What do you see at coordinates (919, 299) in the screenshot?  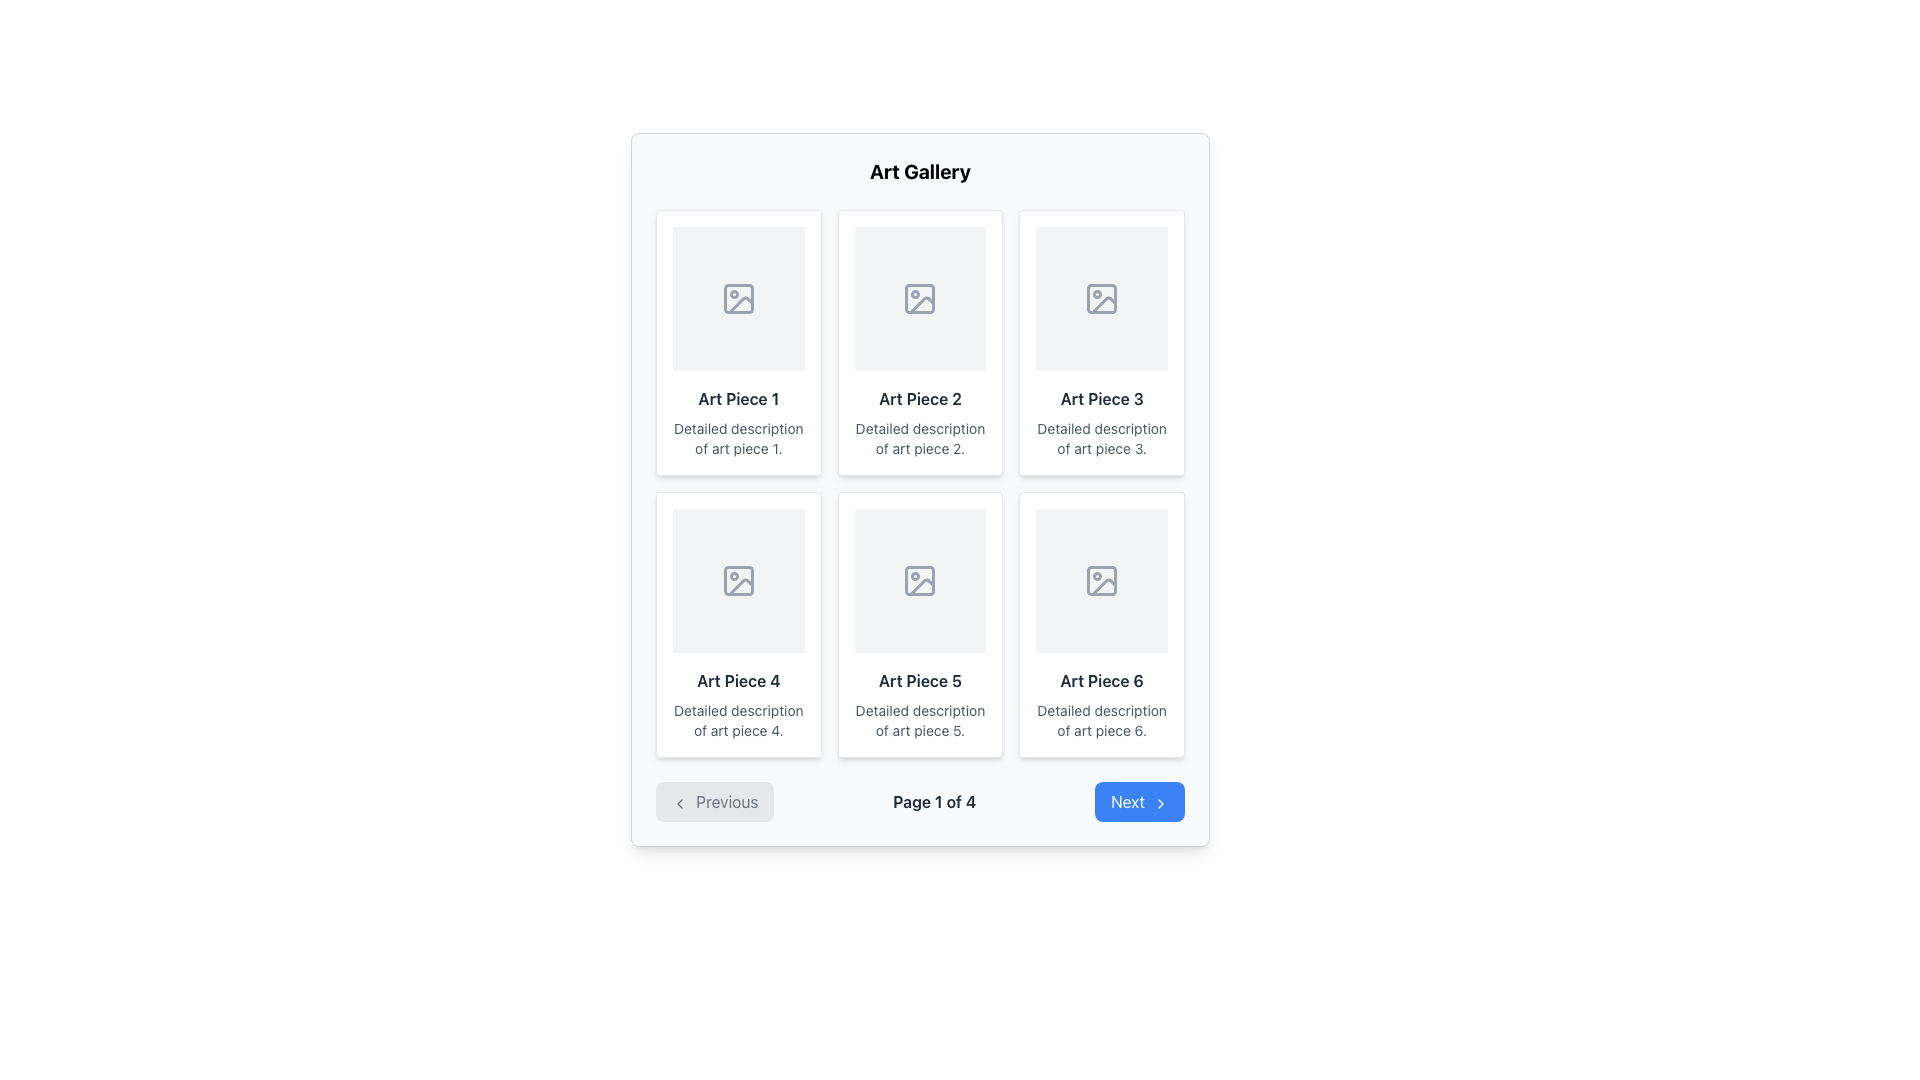 I see `the decorative square element inside the 'Art Piece 2' icon, located in the top-left corner of the icon's frame` at bounding box center [919, 299].